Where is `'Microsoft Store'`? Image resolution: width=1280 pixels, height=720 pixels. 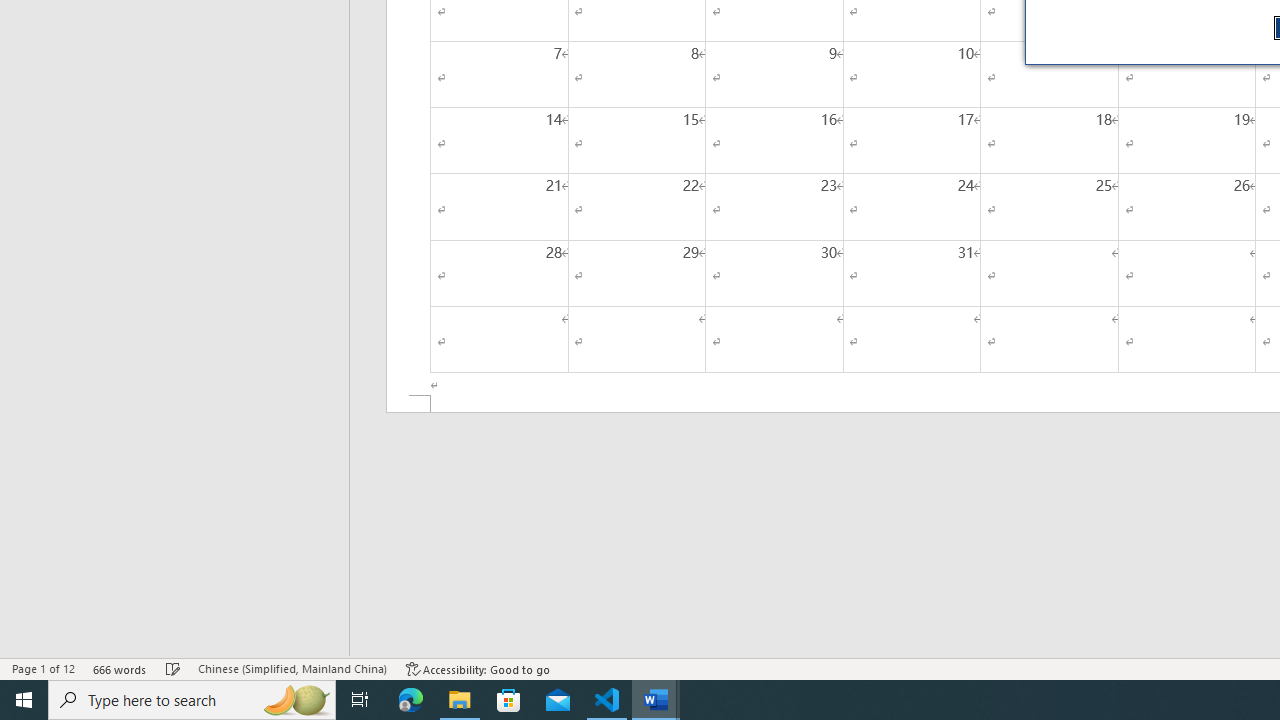 'Microsoft Store' is located at coordinates (509, 698).